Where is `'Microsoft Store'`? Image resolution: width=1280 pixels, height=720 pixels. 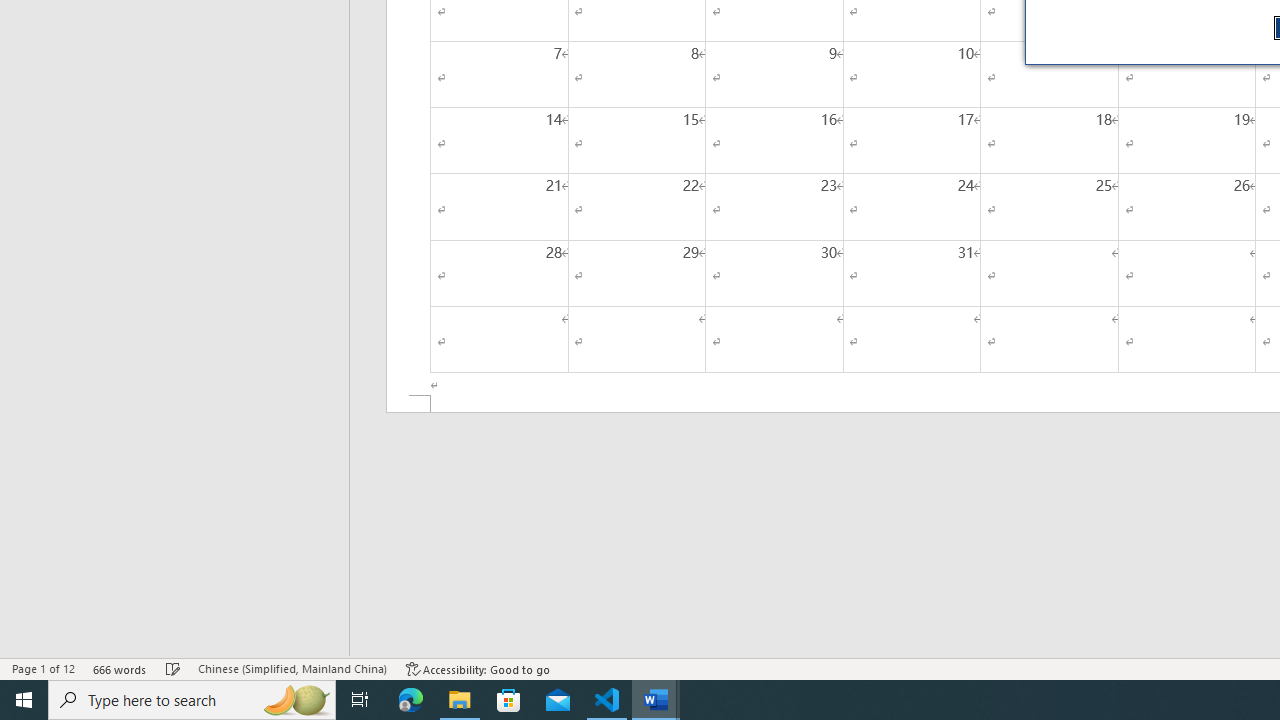 'Microsoft Store' is located at coordinates (509, 698).